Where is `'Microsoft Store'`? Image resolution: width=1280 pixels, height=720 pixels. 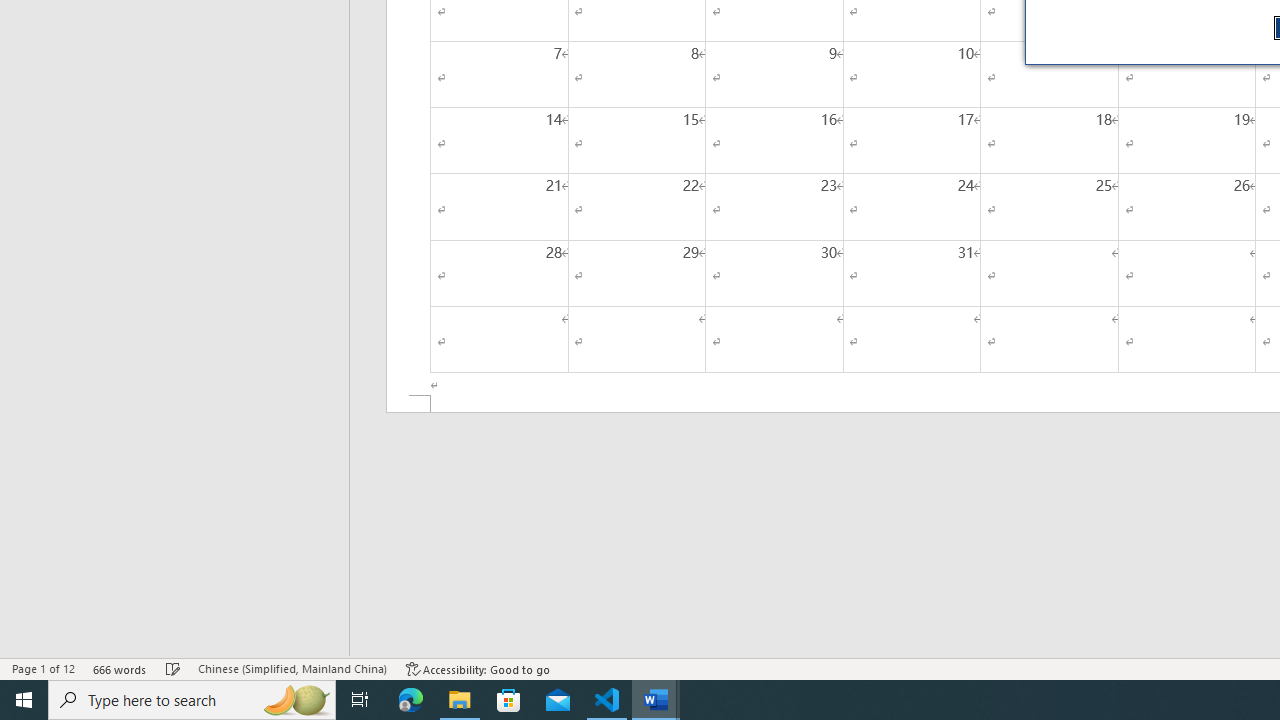 'Microsoft Store' is located at coordinates (509, 698).